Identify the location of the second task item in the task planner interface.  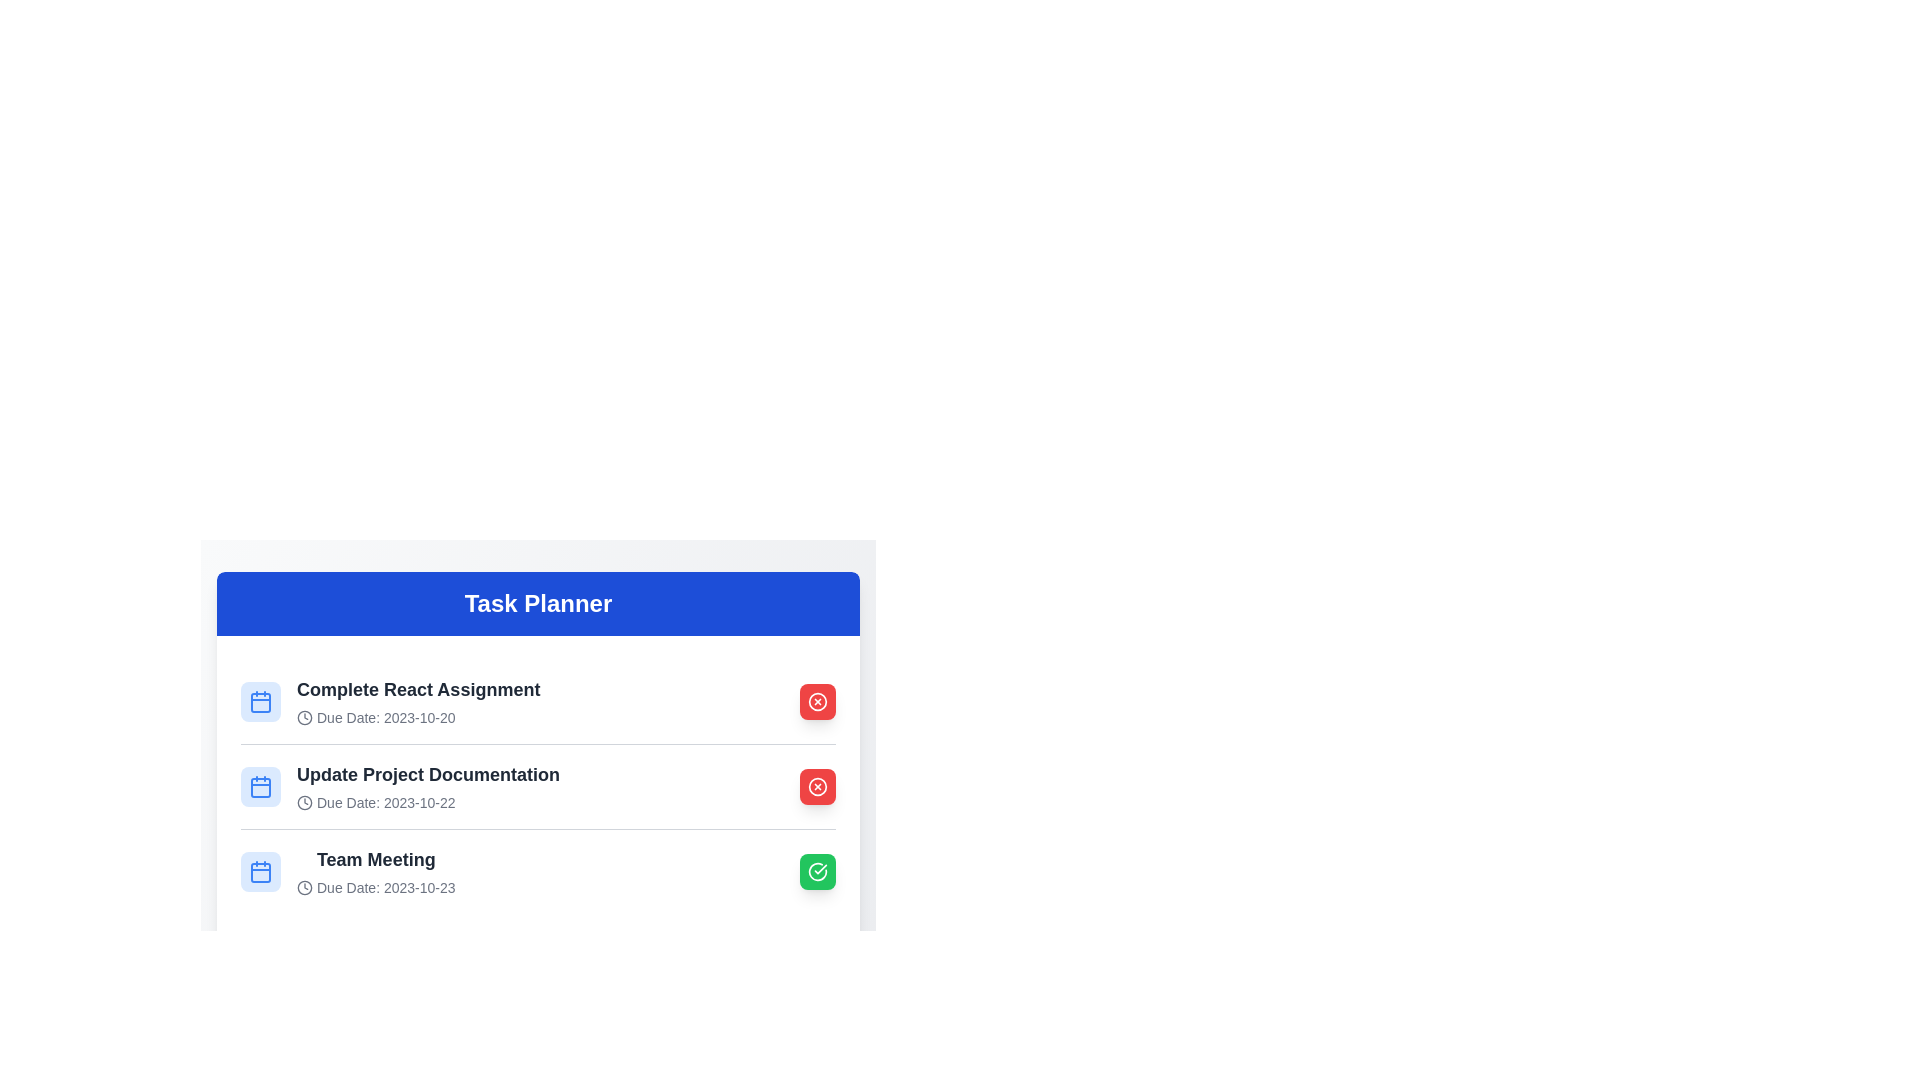
(538, 818).